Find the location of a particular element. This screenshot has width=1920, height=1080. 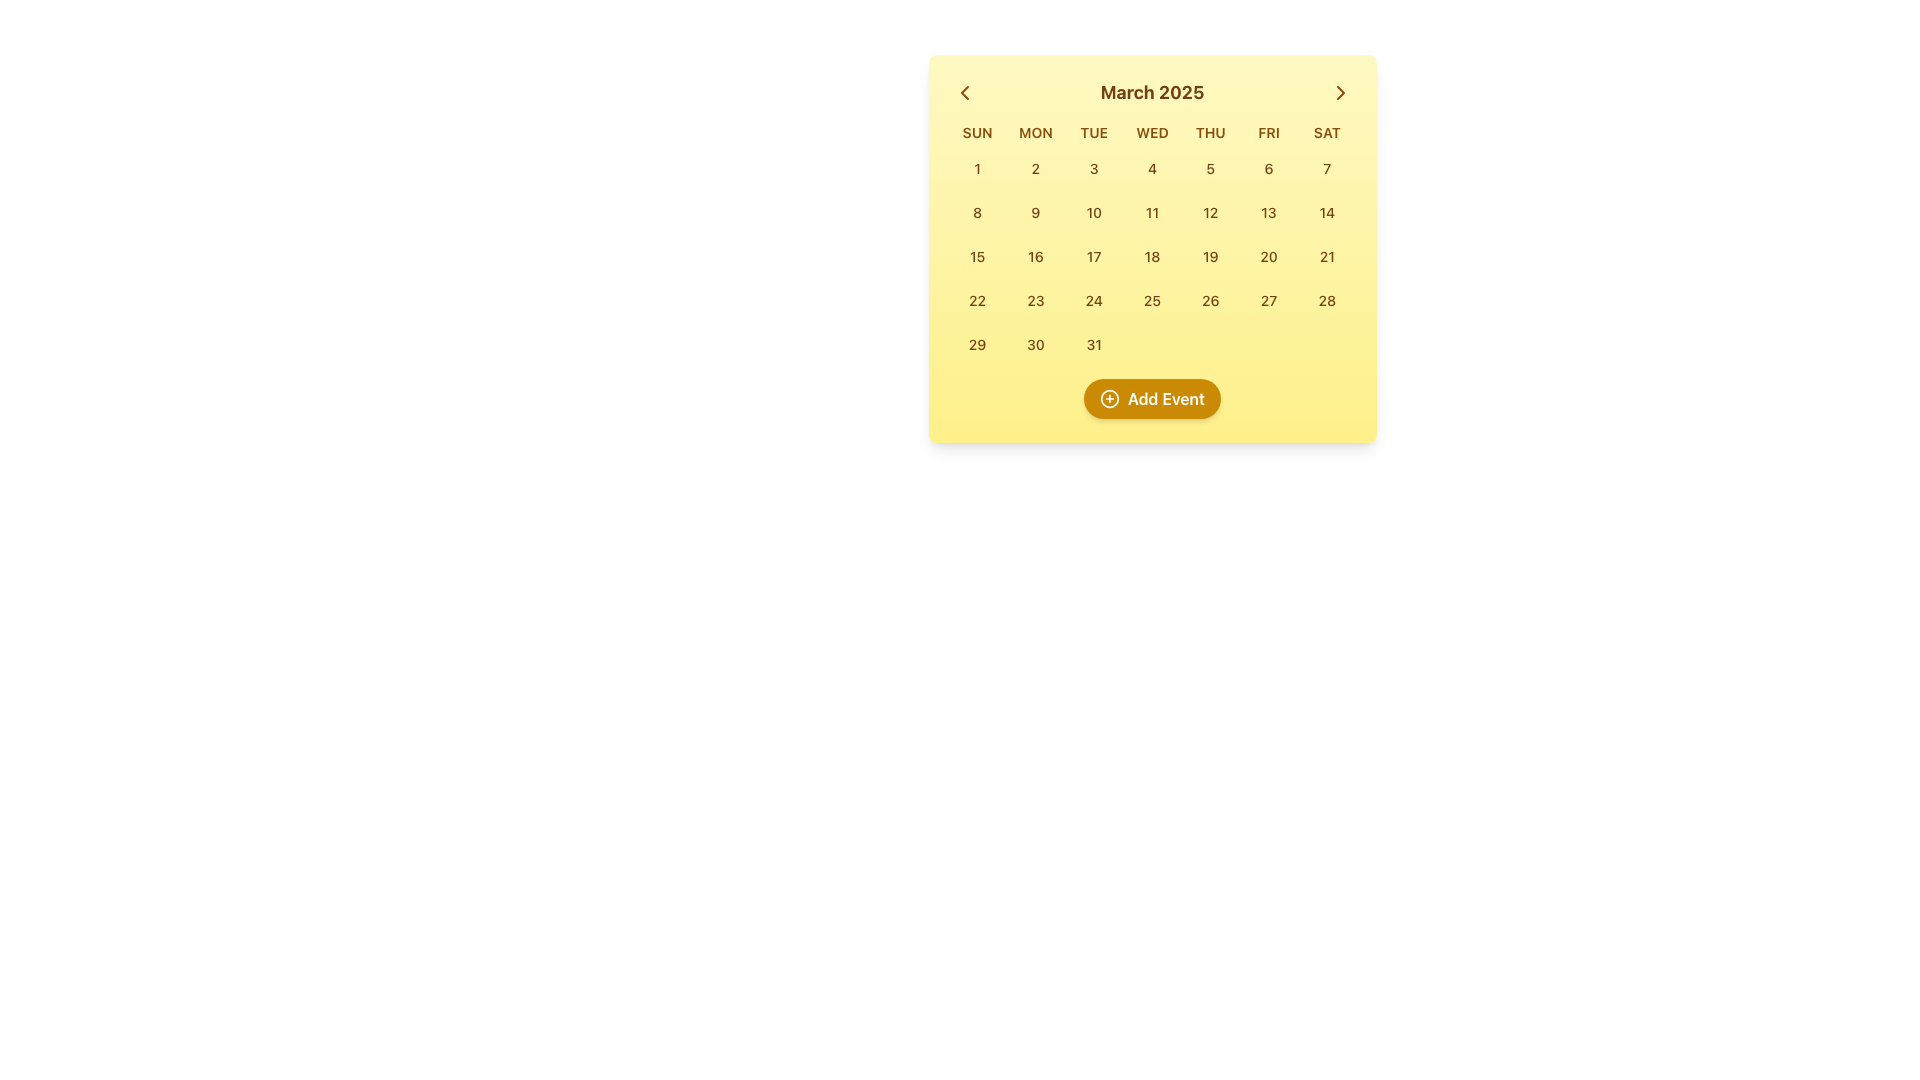

on the number '23' text label inside the date cell of the calendar interface is located at coordinates (1035, 300).